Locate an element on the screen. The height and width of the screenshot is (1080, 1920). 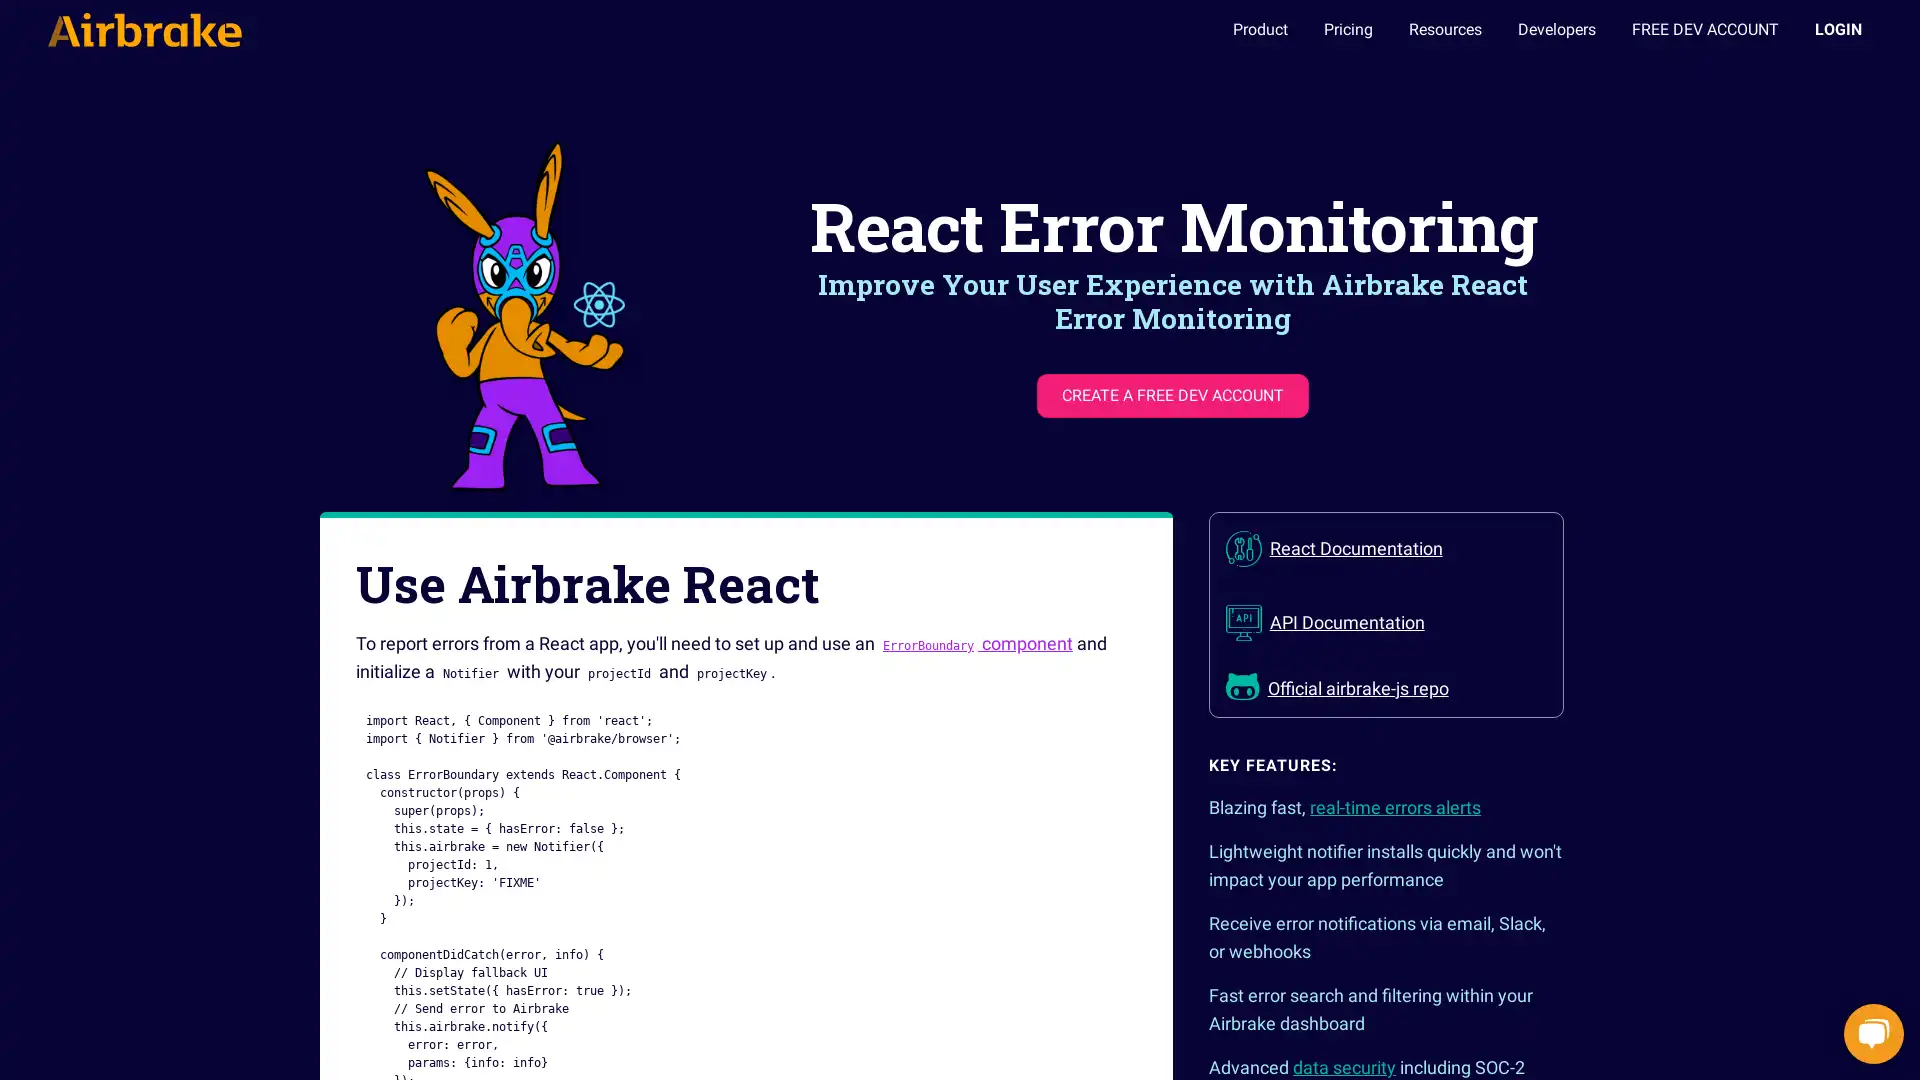
CREATE A FREE DEV ACCOUNT is located at coordinates (1172, 396).